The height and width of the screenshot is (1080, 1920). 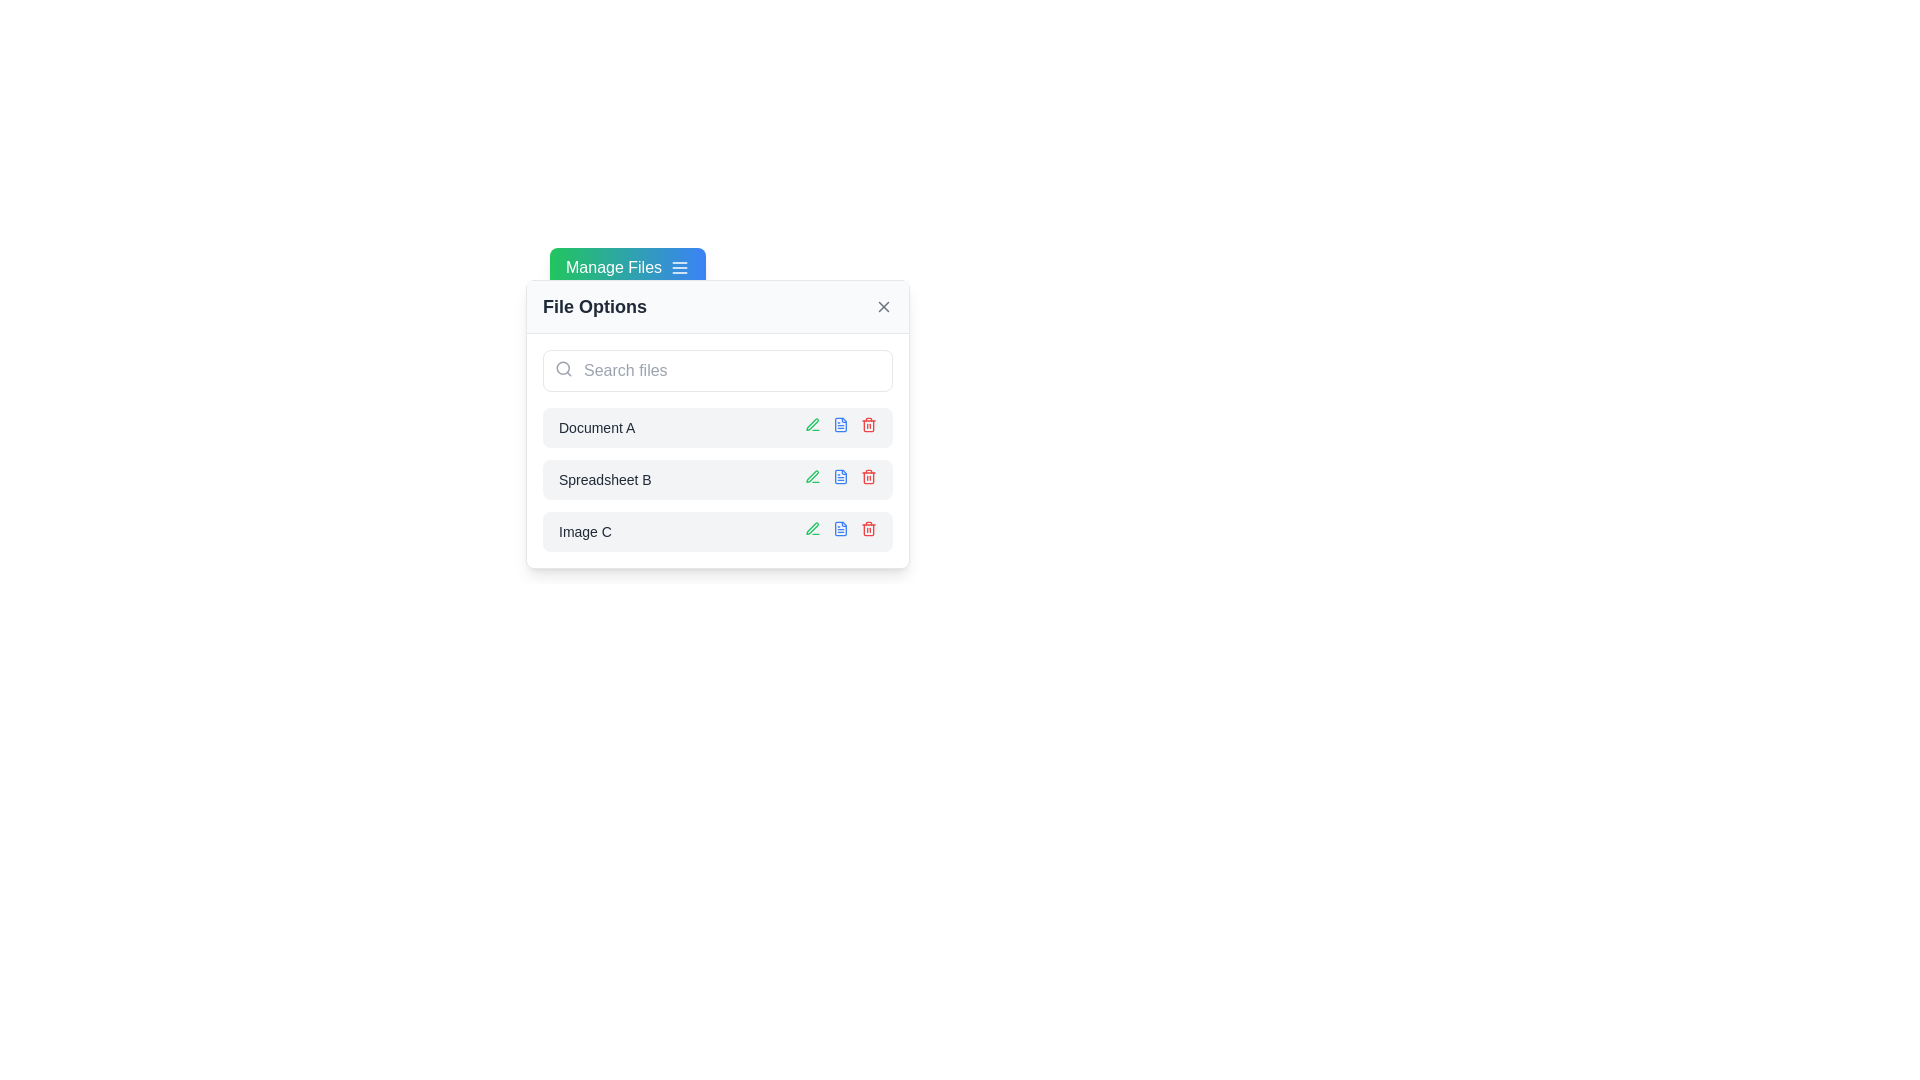 I want to click on the close button represented as a small cross ('x') icon located in the top right corner of the 'File Options' modal interface, so click(x=882, y=307).